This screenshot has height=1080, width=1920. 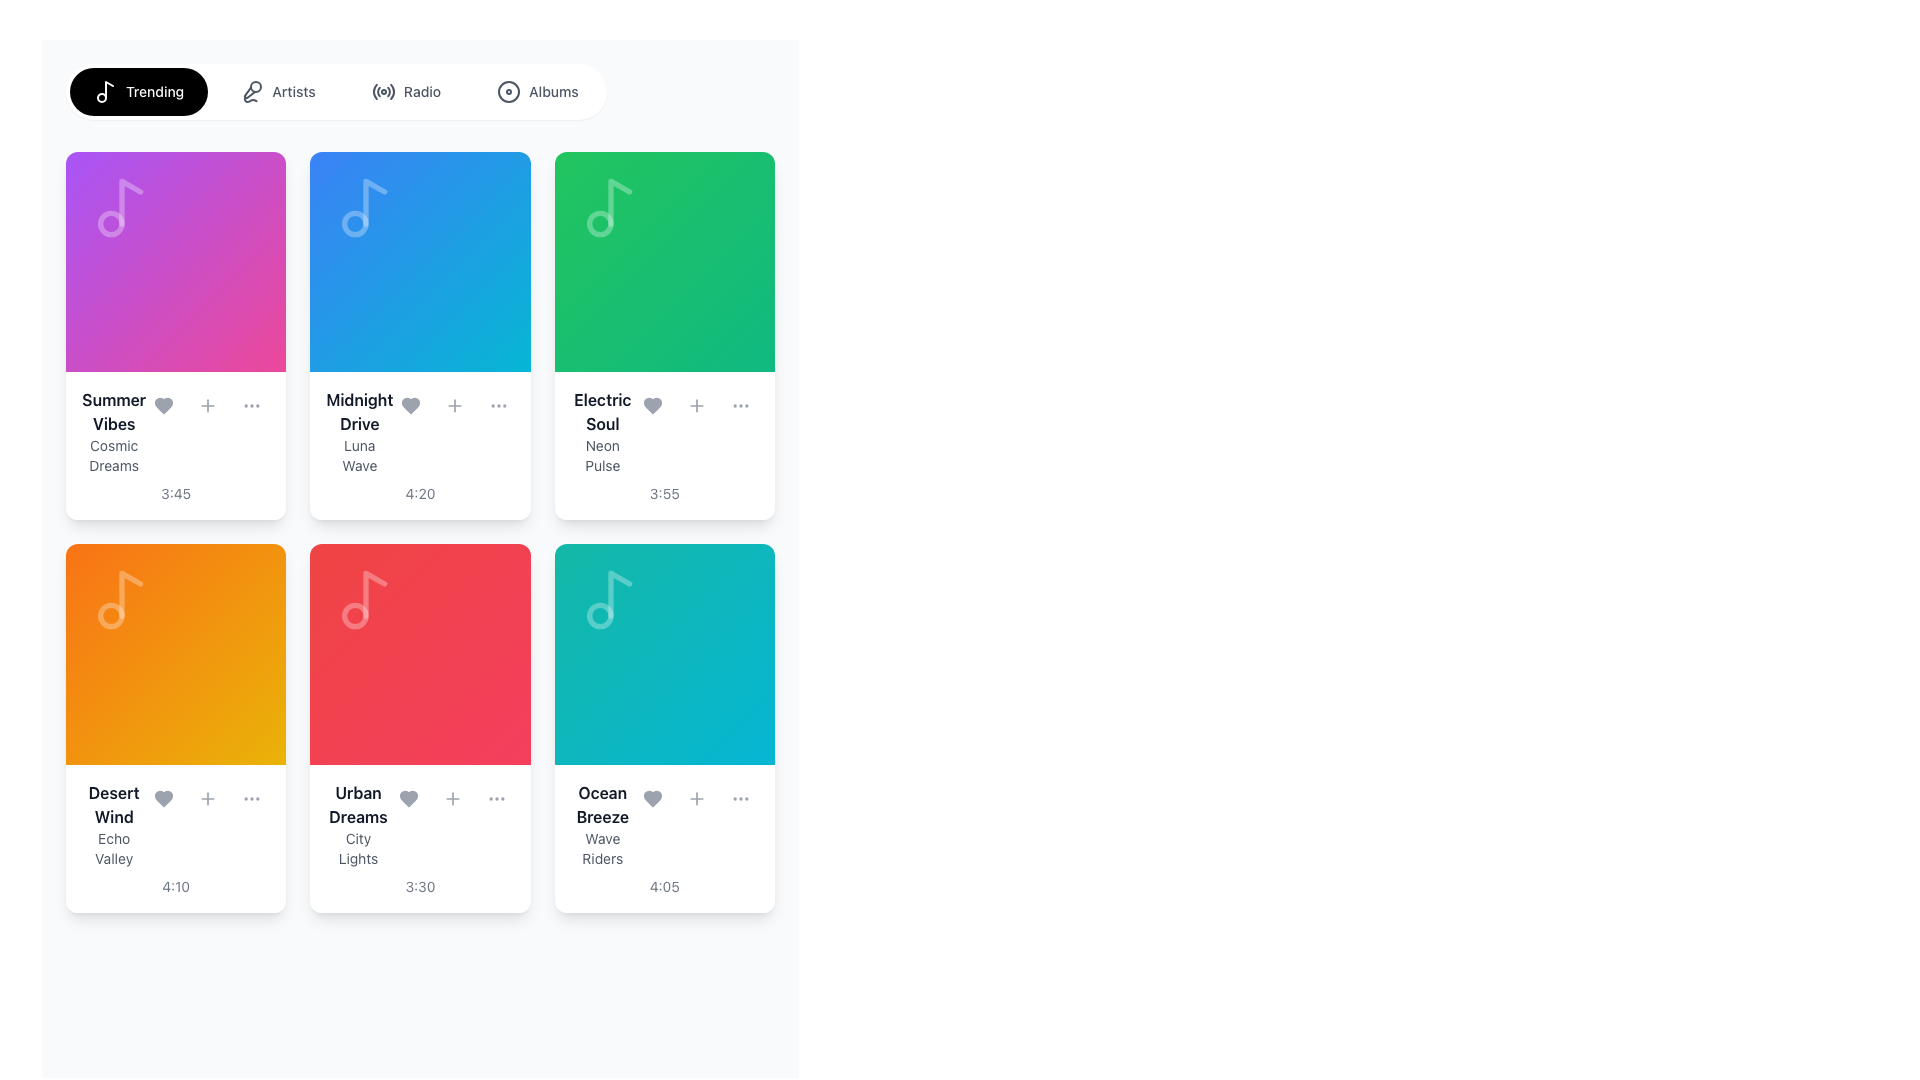 What do you see at coordinates (609, 599) in the screenshot?
I see `the decorative music-related icon located in the upper portion of the 'Ocean Breeze' card with a teal background` at bounding box center [609, 599].